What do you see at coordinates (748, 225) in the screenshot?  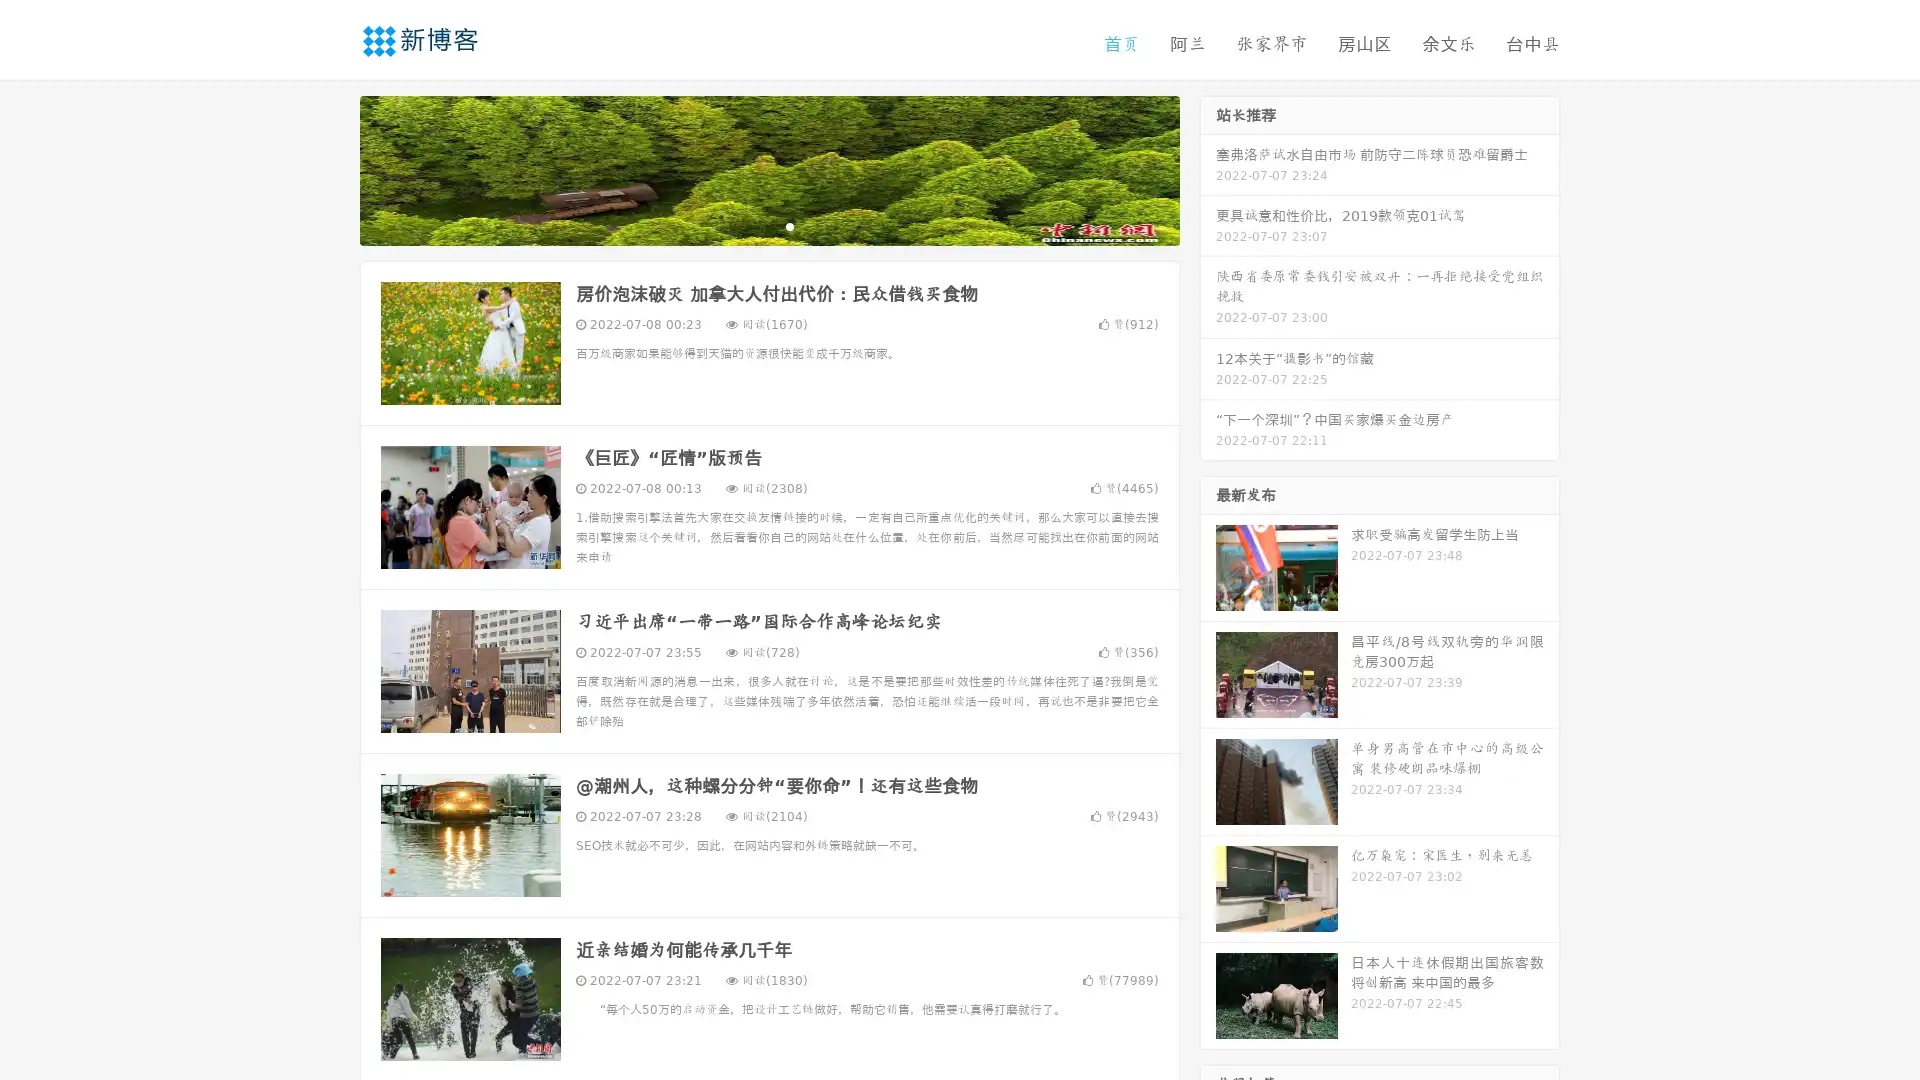 I see `Go to slide 1` at bounding box center [748, 225].